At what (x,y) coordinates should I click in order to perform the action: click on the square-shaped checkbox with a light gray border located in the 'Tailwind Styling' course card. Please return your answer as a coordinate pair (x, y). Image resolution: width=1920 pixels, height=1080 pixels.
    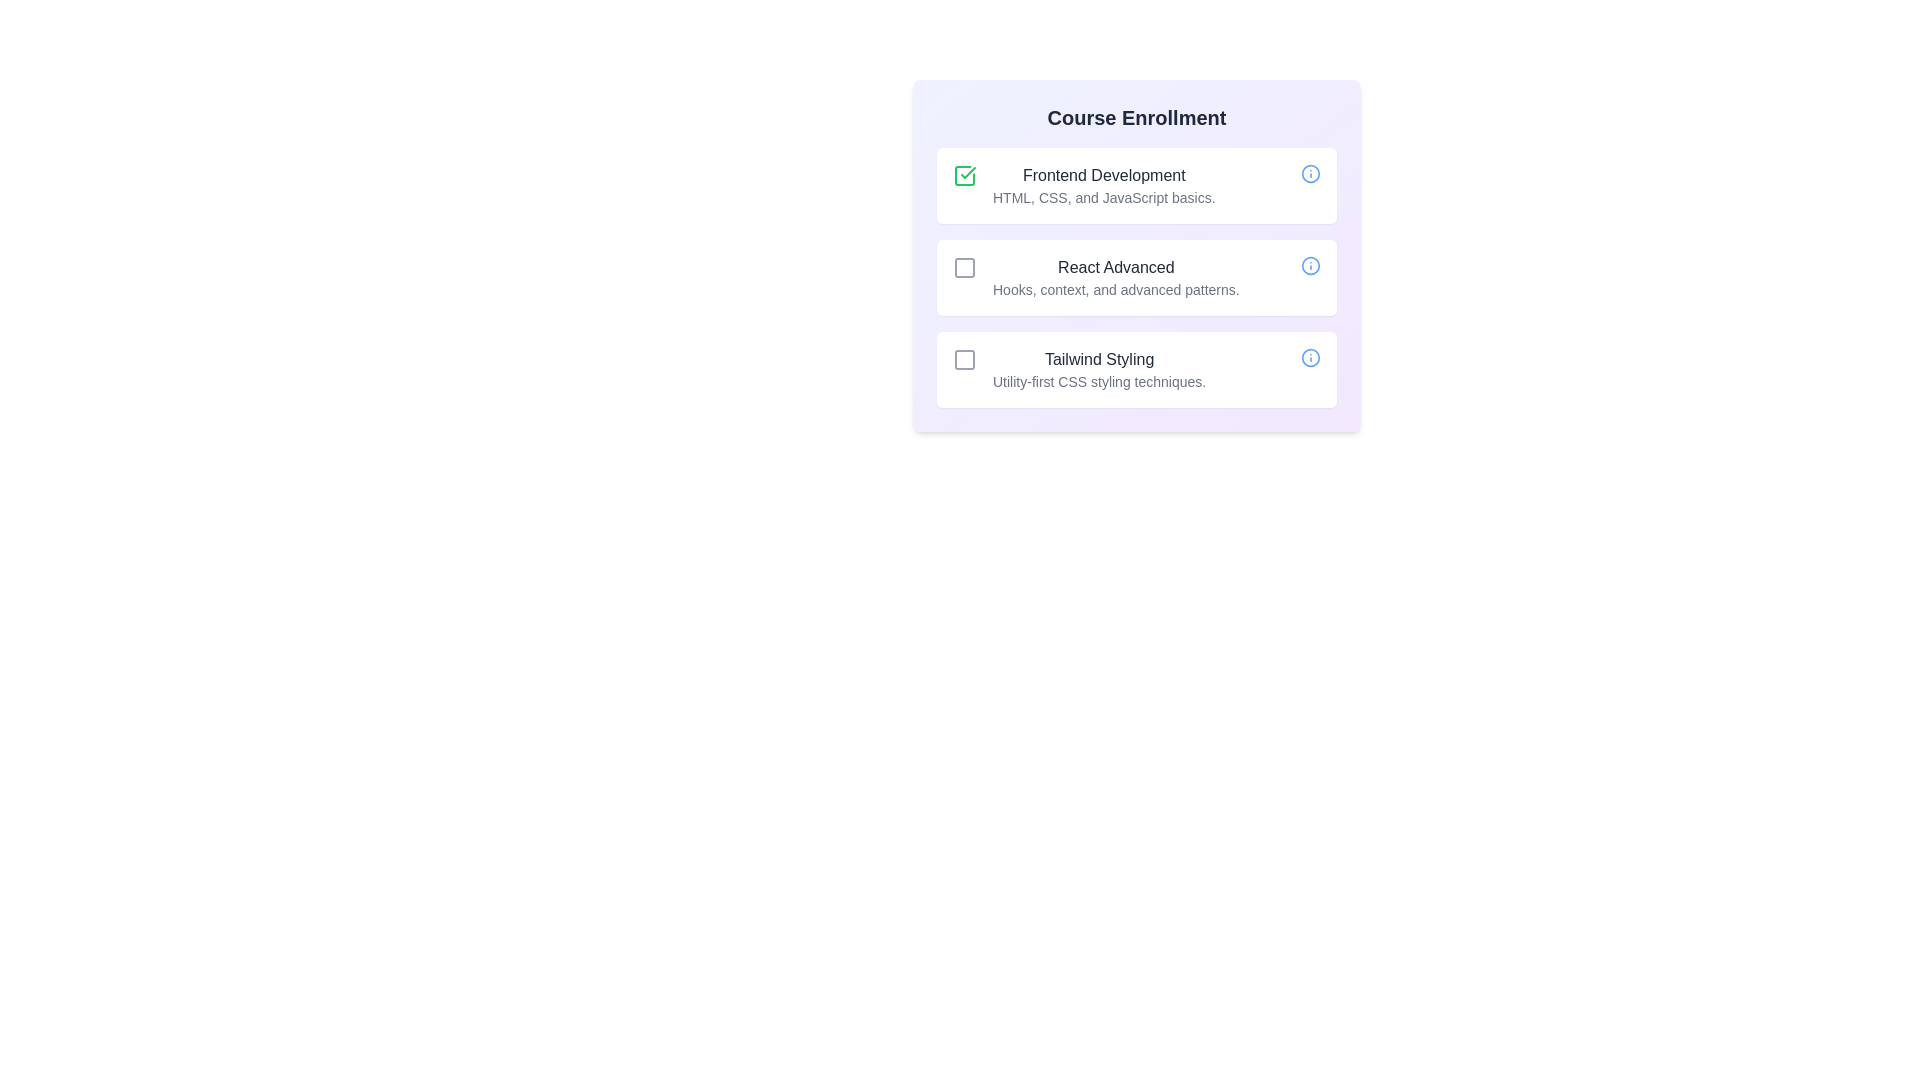
    Looking at the image, I should click on (964, 358).